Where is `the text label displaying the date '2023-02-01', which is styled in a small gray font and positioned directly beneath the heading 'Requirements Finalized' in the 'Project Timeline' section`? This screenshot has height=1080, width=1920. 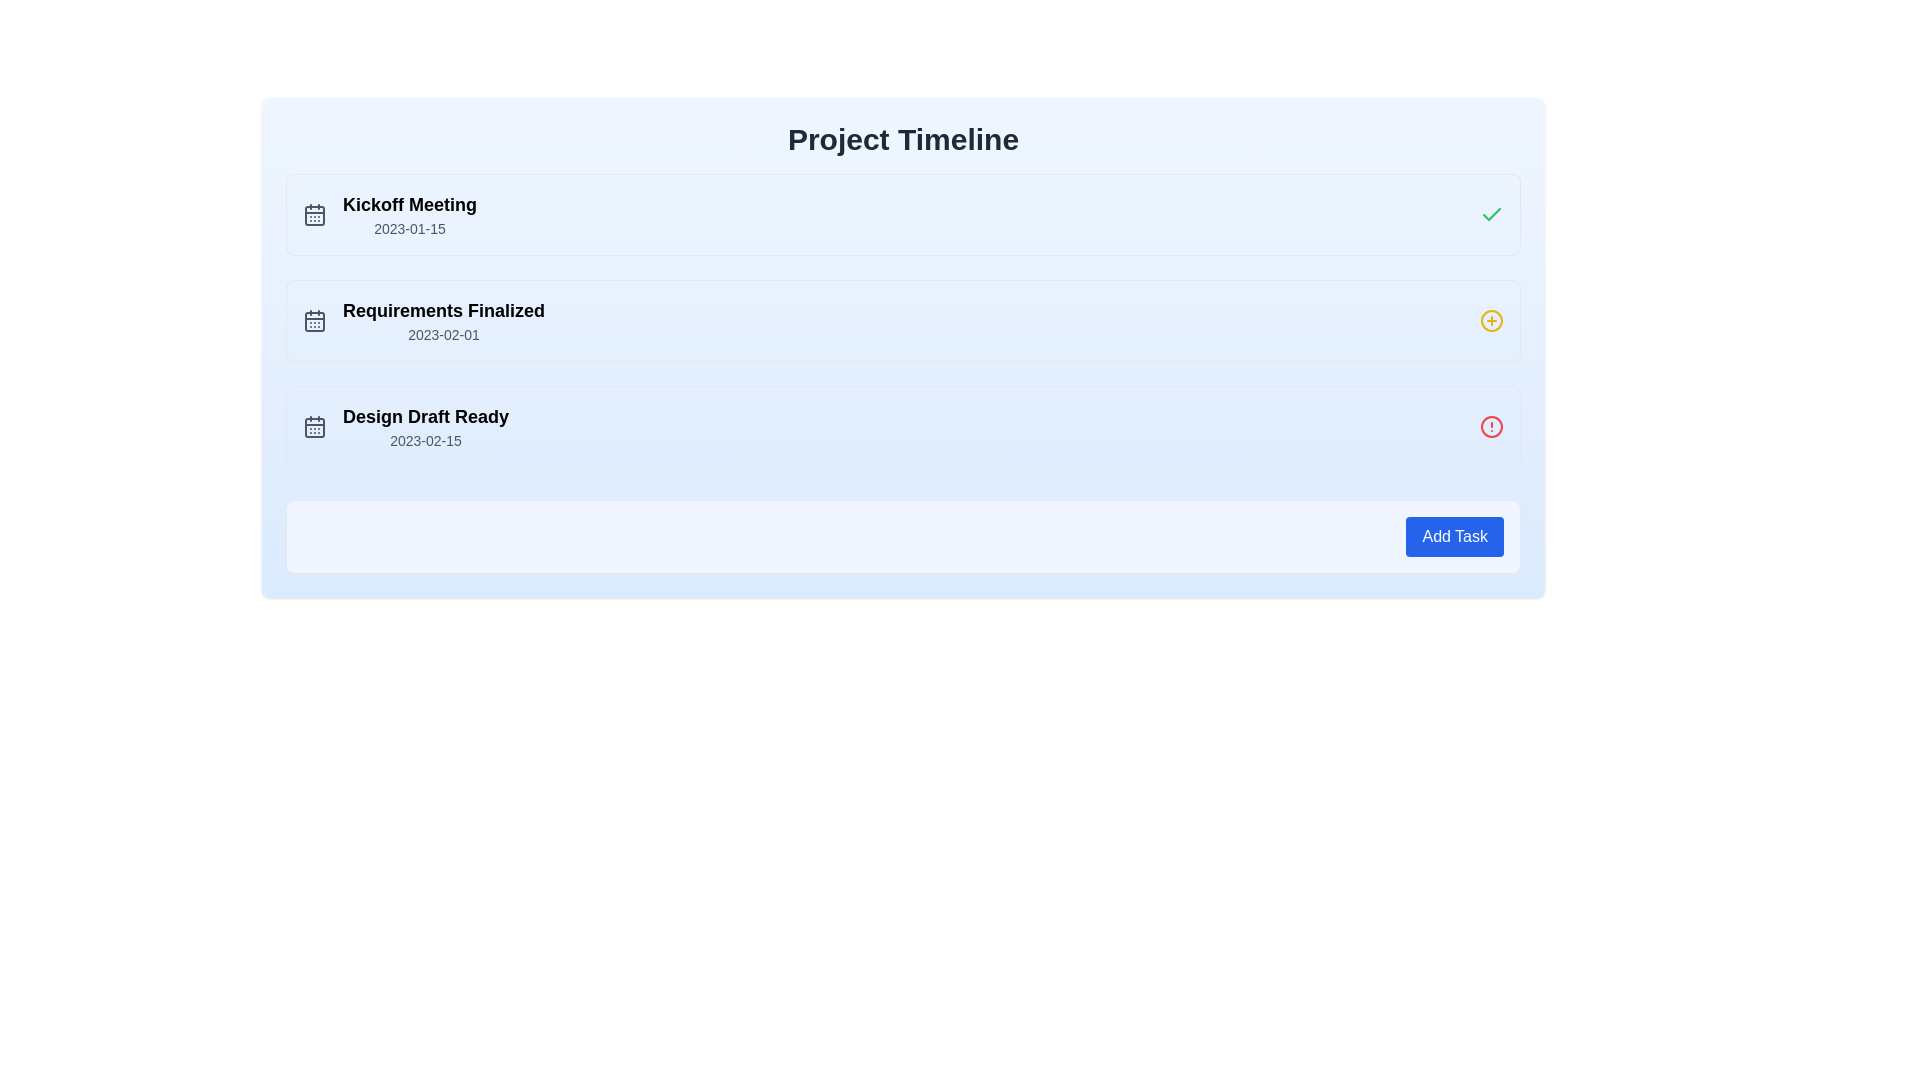 the text label displaying the date '2023-02-01', which is styled in a small gray font and positioned directly beneath the heading 'Requirements Finalized' in the 'Project Timeline' section is located at coordinates (443, 334).